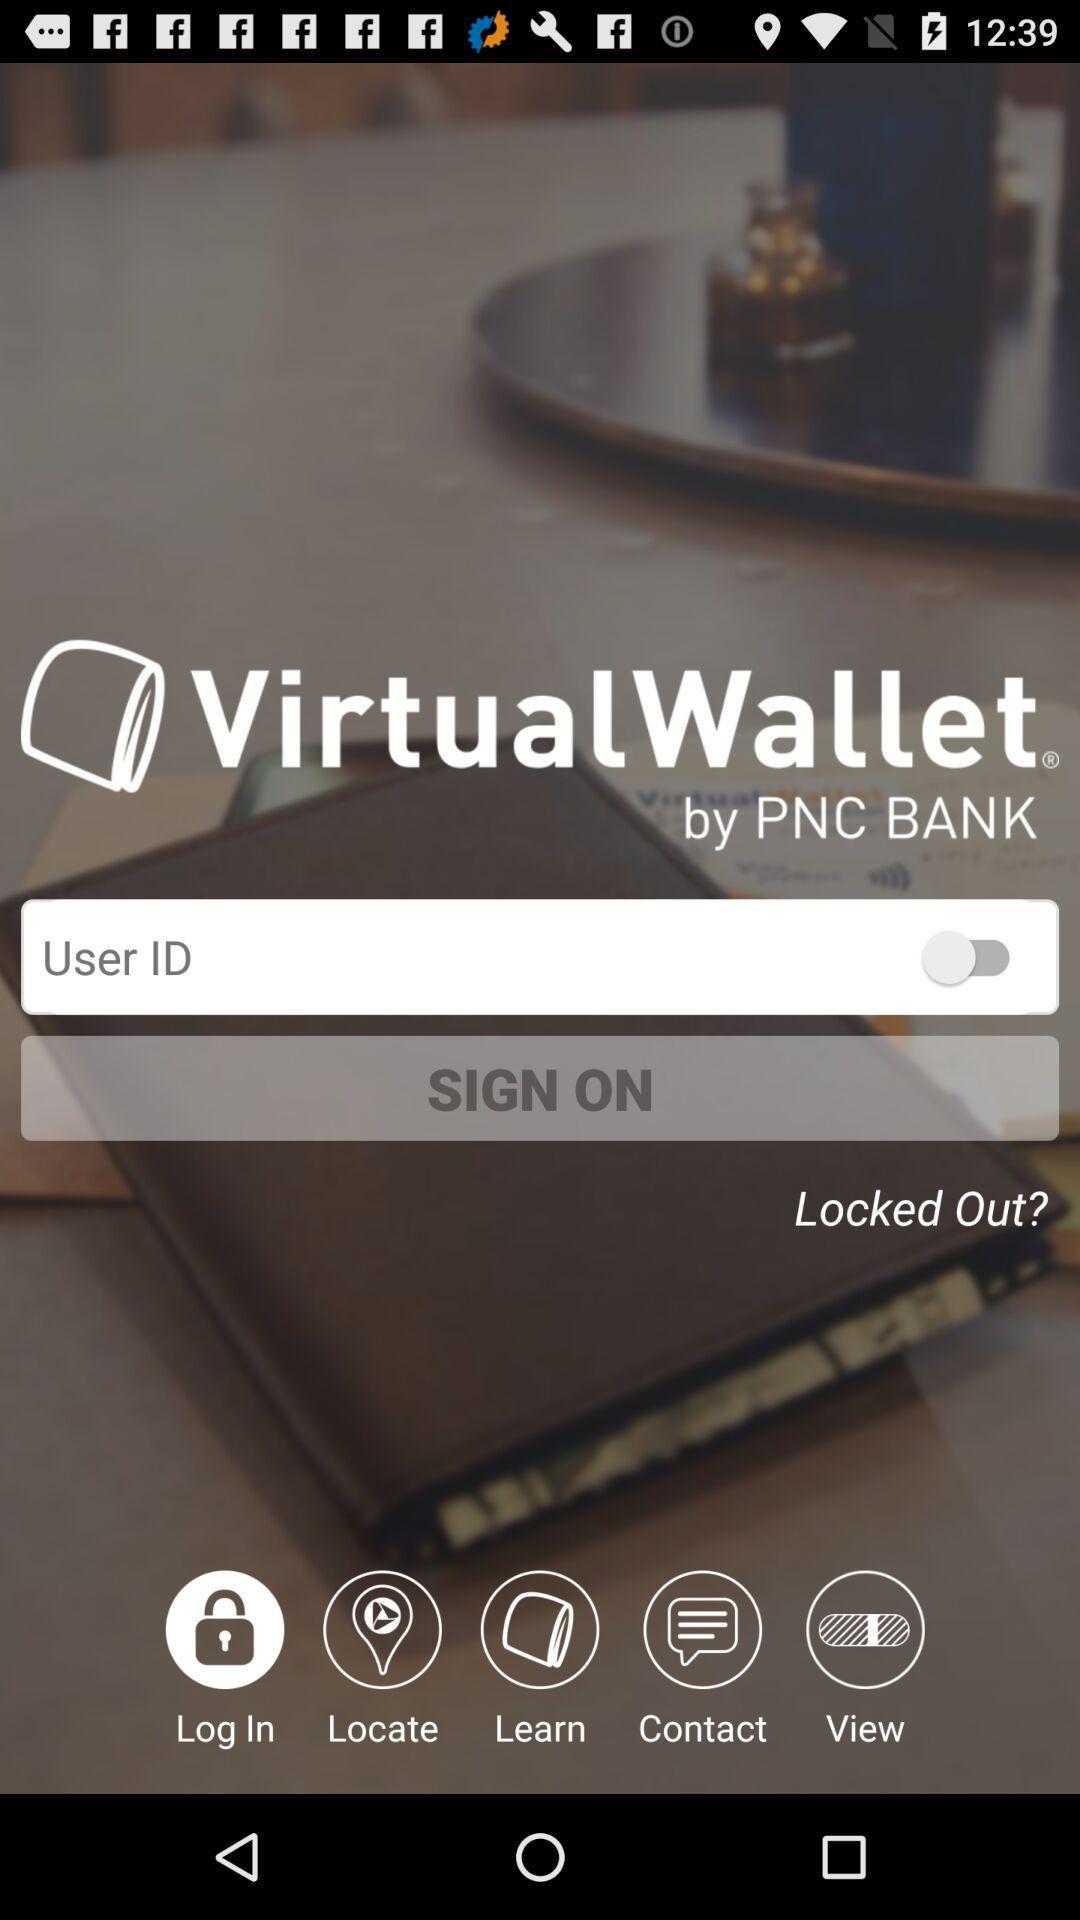 This screenshot has height=1920, width=1080. What do you see at coordinates (382, 1681) in the screenshot?
I see `the item next to the log in` at bounding box center [382, 1681].